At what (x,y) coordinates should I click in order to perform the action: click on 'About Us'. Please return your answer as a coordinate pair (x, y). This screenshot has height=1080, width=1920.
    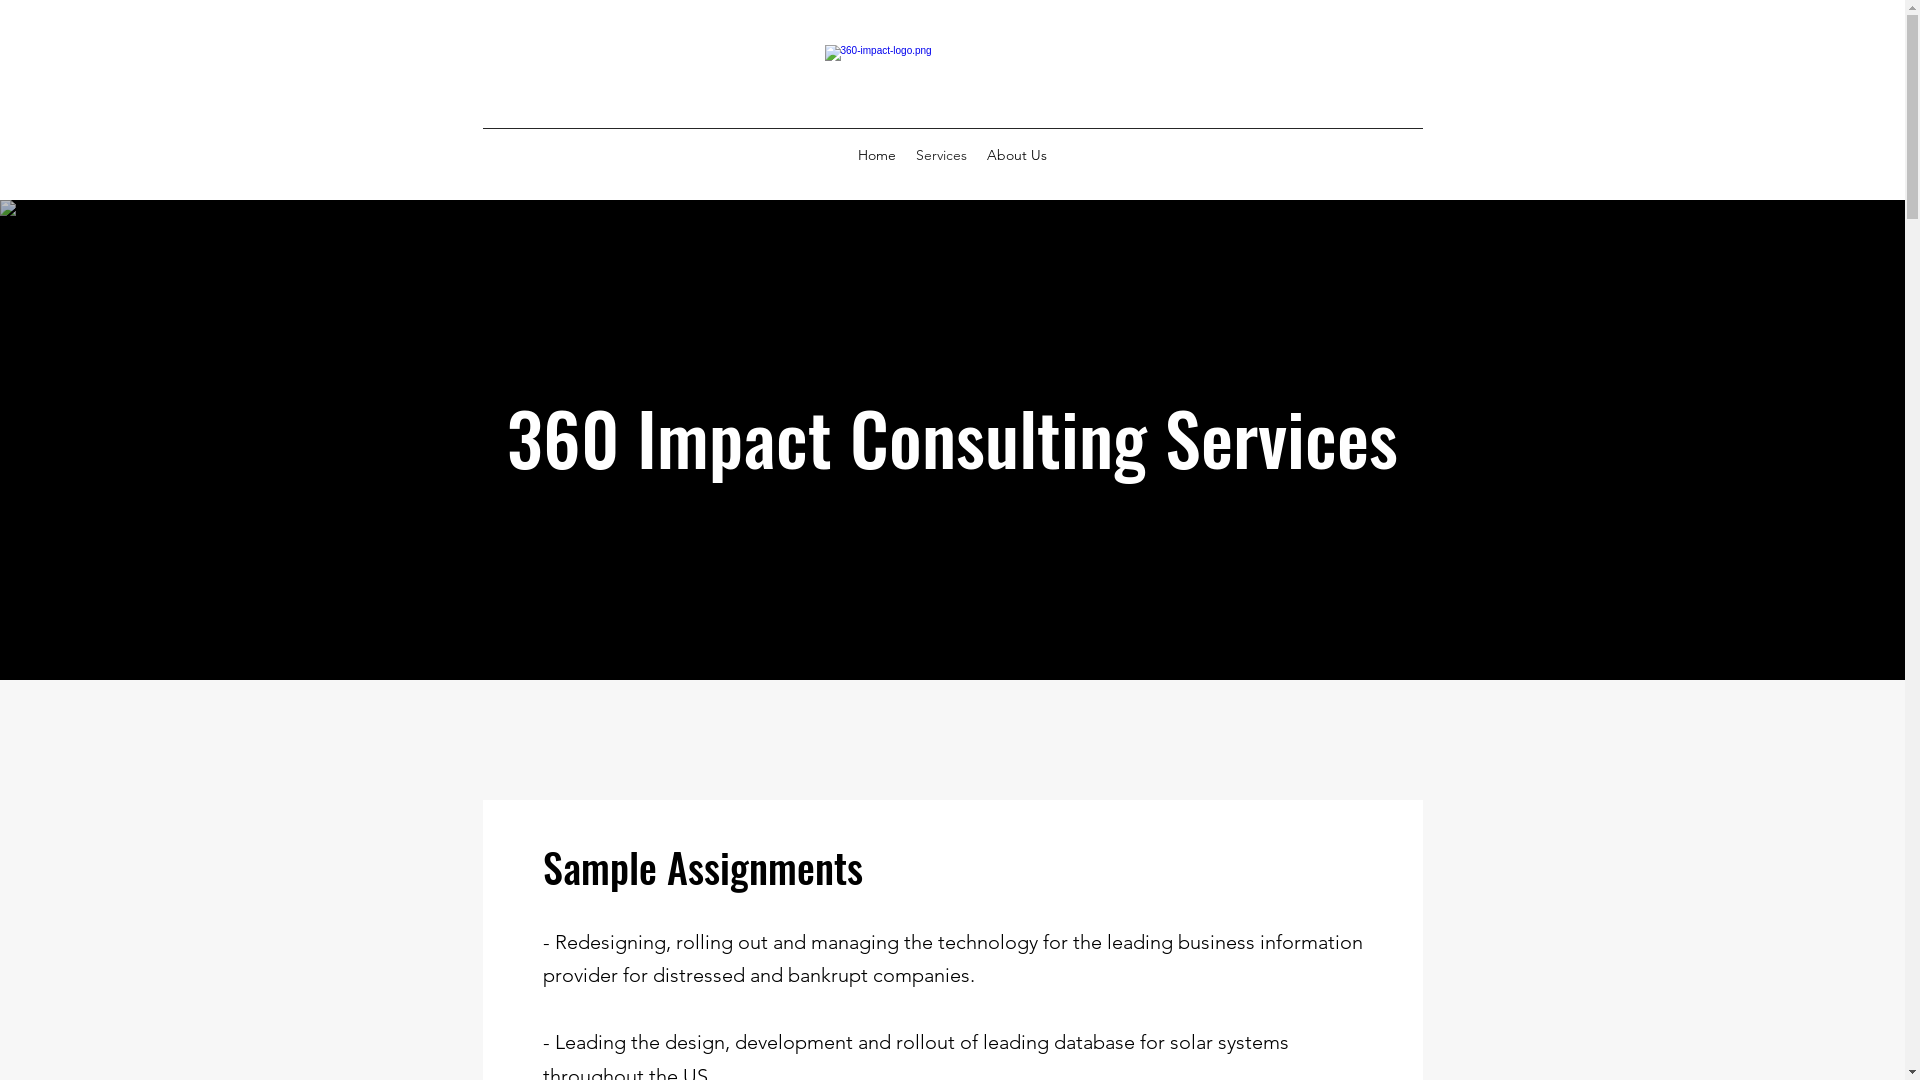
    Looking at the image, I should click on (1017, 153).